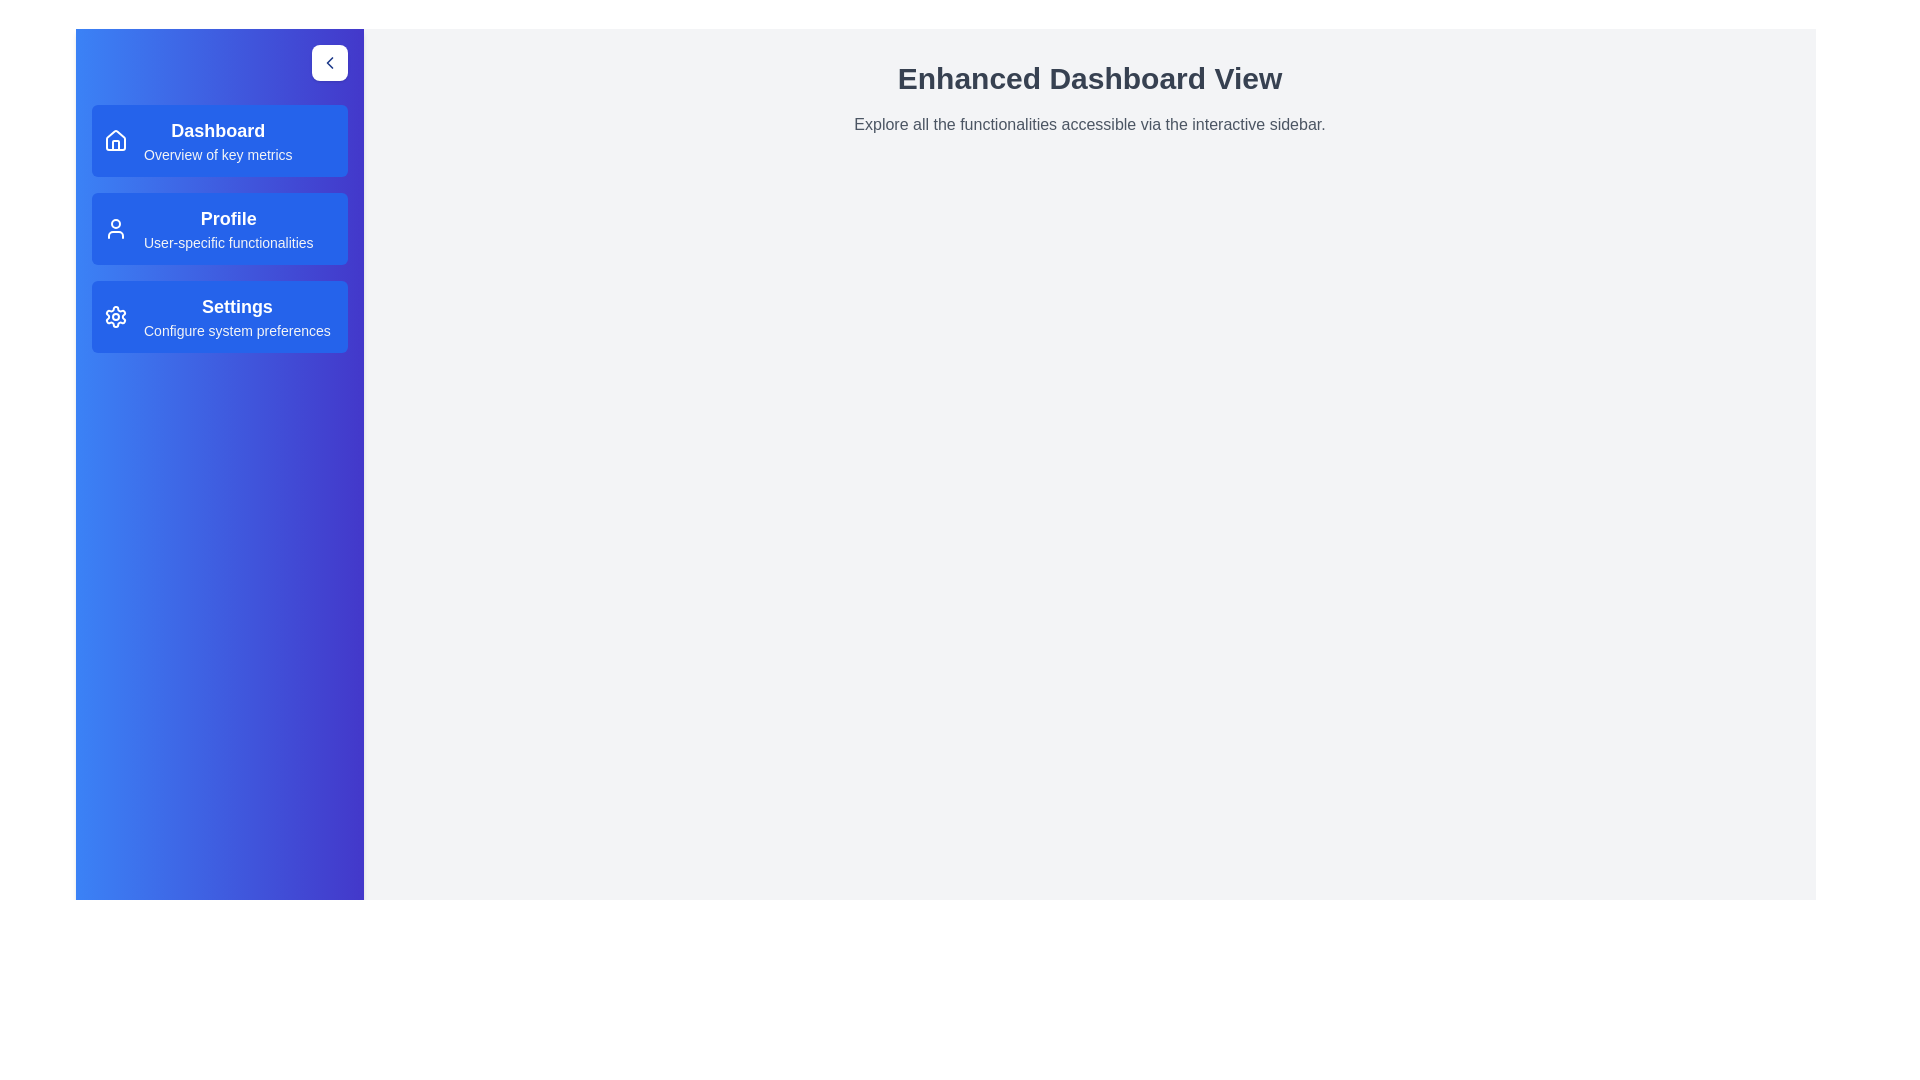 This screenshot has height=1080, width=1920. I want to click on the menu option Dashboard from the sidebar, so click(220, 140).